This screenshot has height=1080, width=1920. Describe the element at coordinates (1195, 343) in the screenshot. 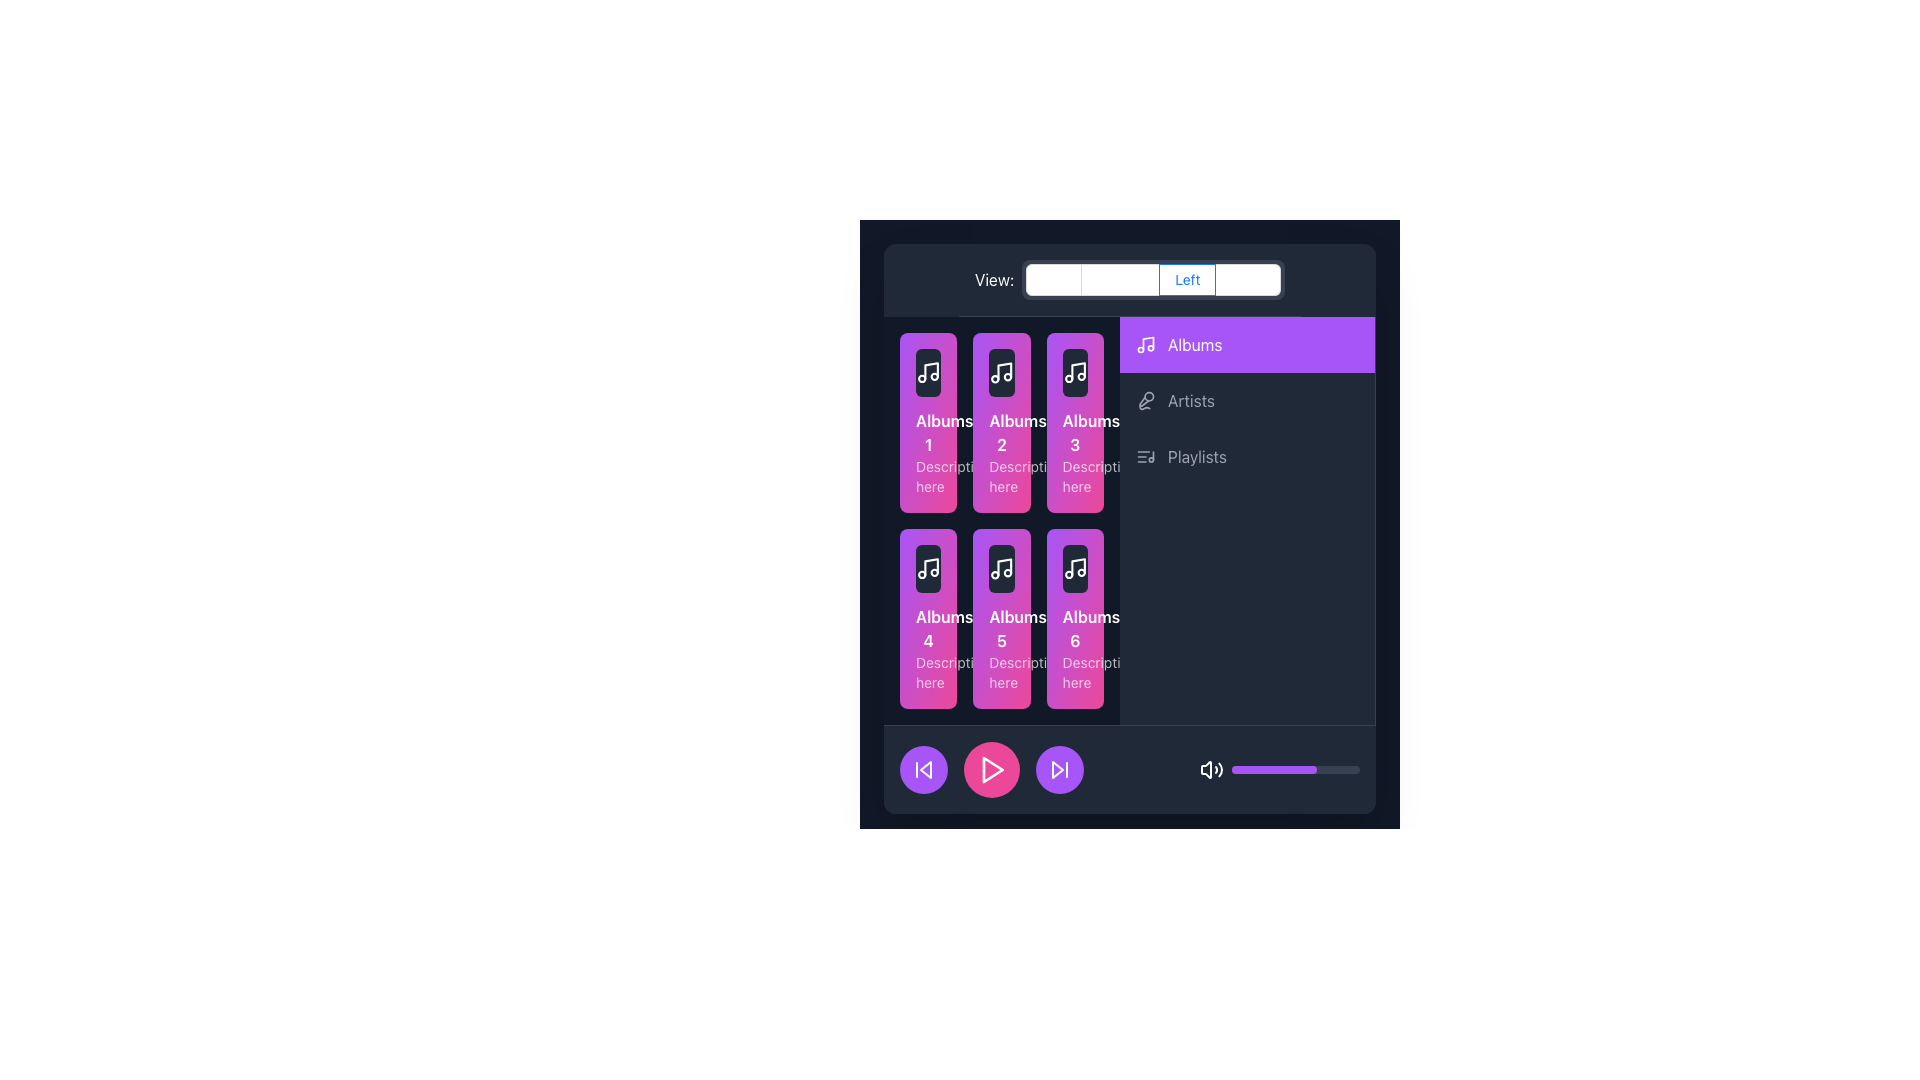

I see `the 'Albums' label in the purple navigation tab located in the sidebar, which is centrally aligned and positioned to the right of a music icon` at that location.